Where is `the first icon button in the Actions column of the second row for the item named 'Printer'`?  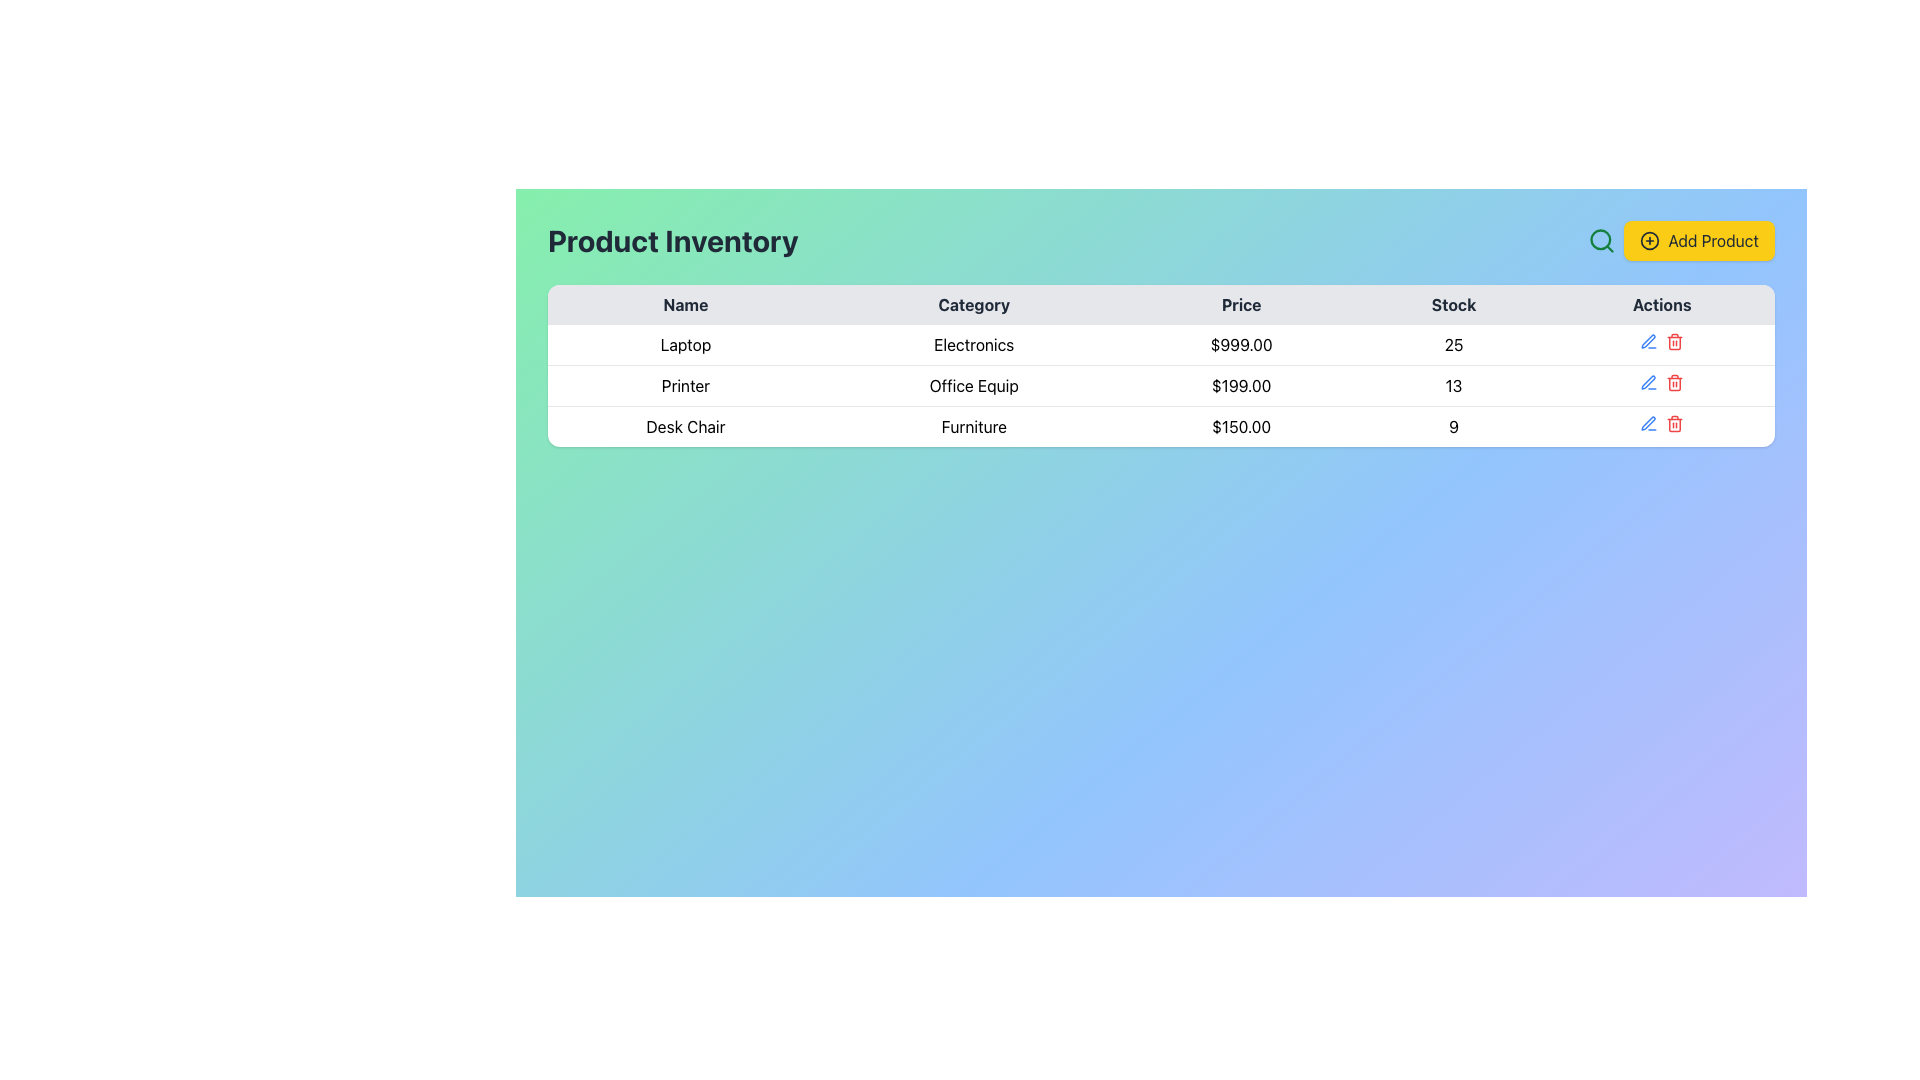 the first icon button in the Actions column of the second row for the item named 'Printer' is located at coordinates (1649, 341).